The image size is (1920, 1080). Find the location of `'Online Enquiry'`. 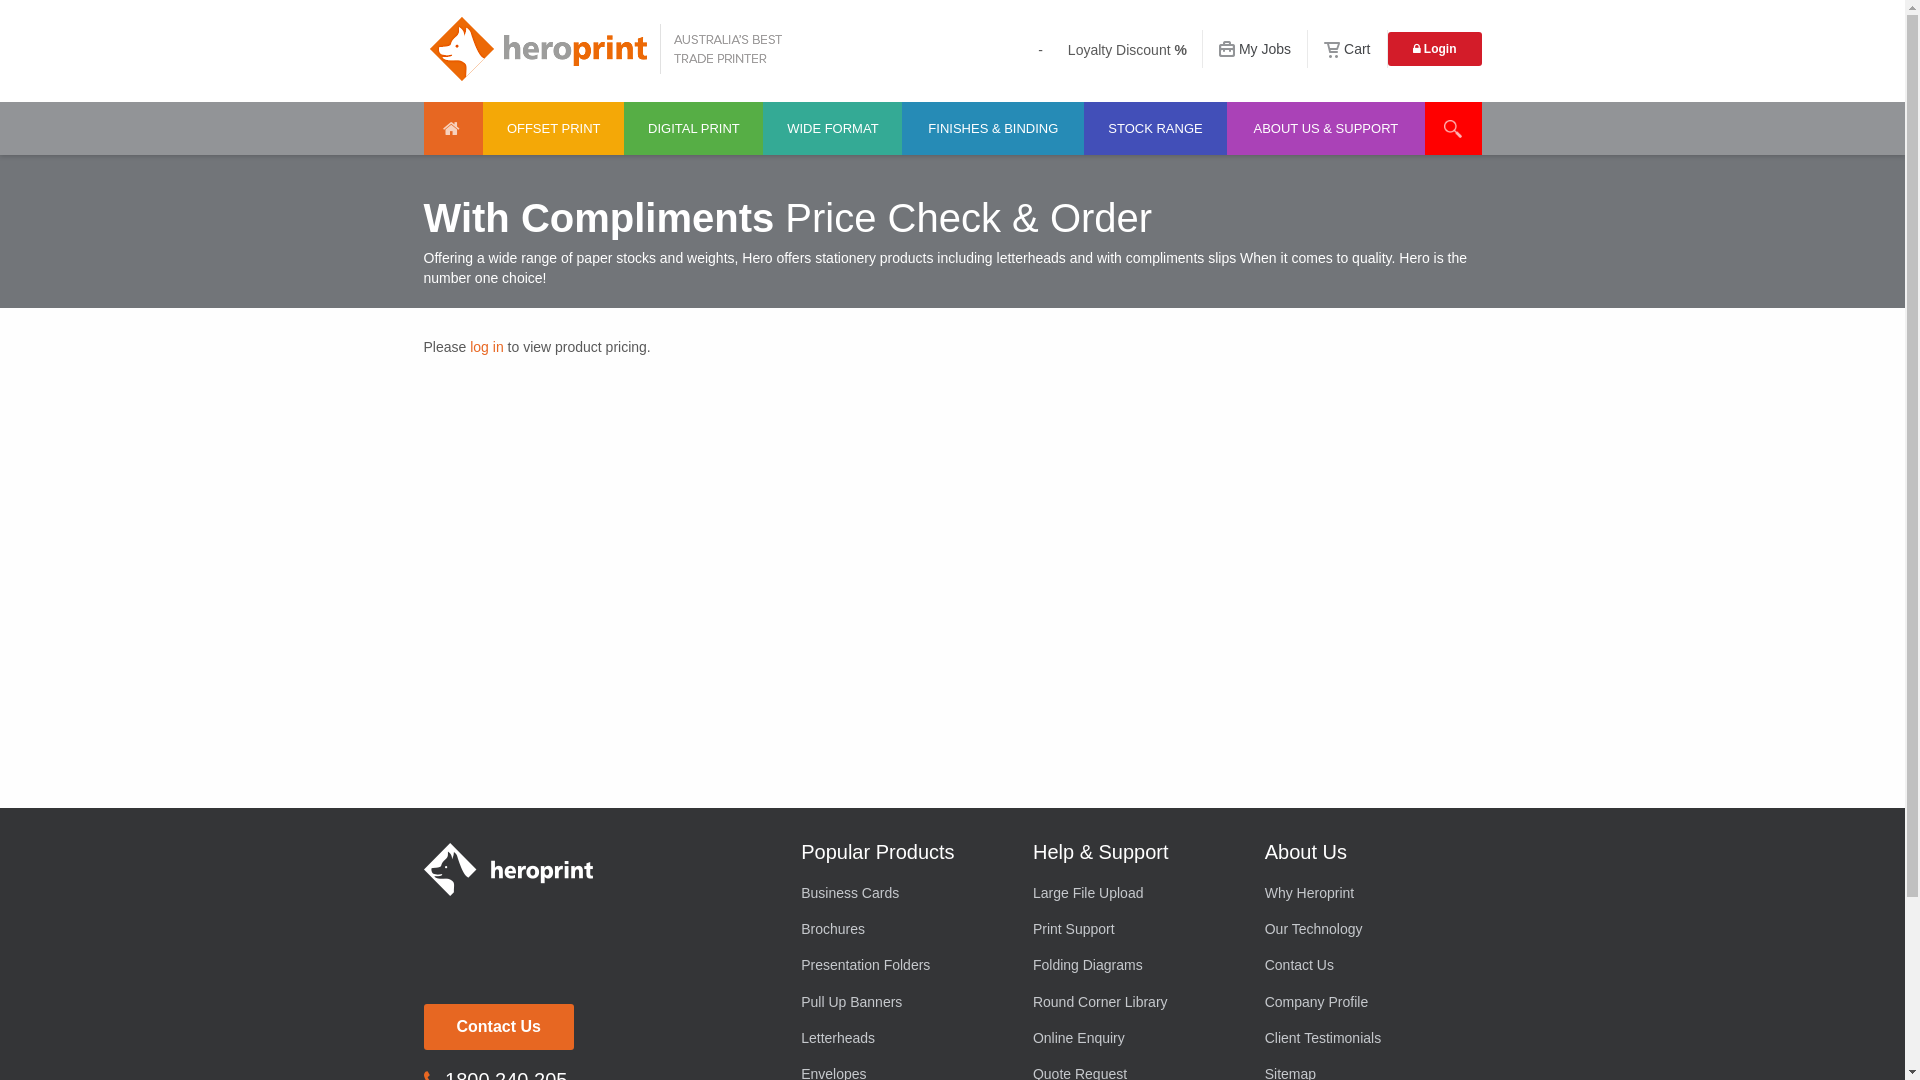

'Online Enquiry' is located at coordinates (1133, 1036).